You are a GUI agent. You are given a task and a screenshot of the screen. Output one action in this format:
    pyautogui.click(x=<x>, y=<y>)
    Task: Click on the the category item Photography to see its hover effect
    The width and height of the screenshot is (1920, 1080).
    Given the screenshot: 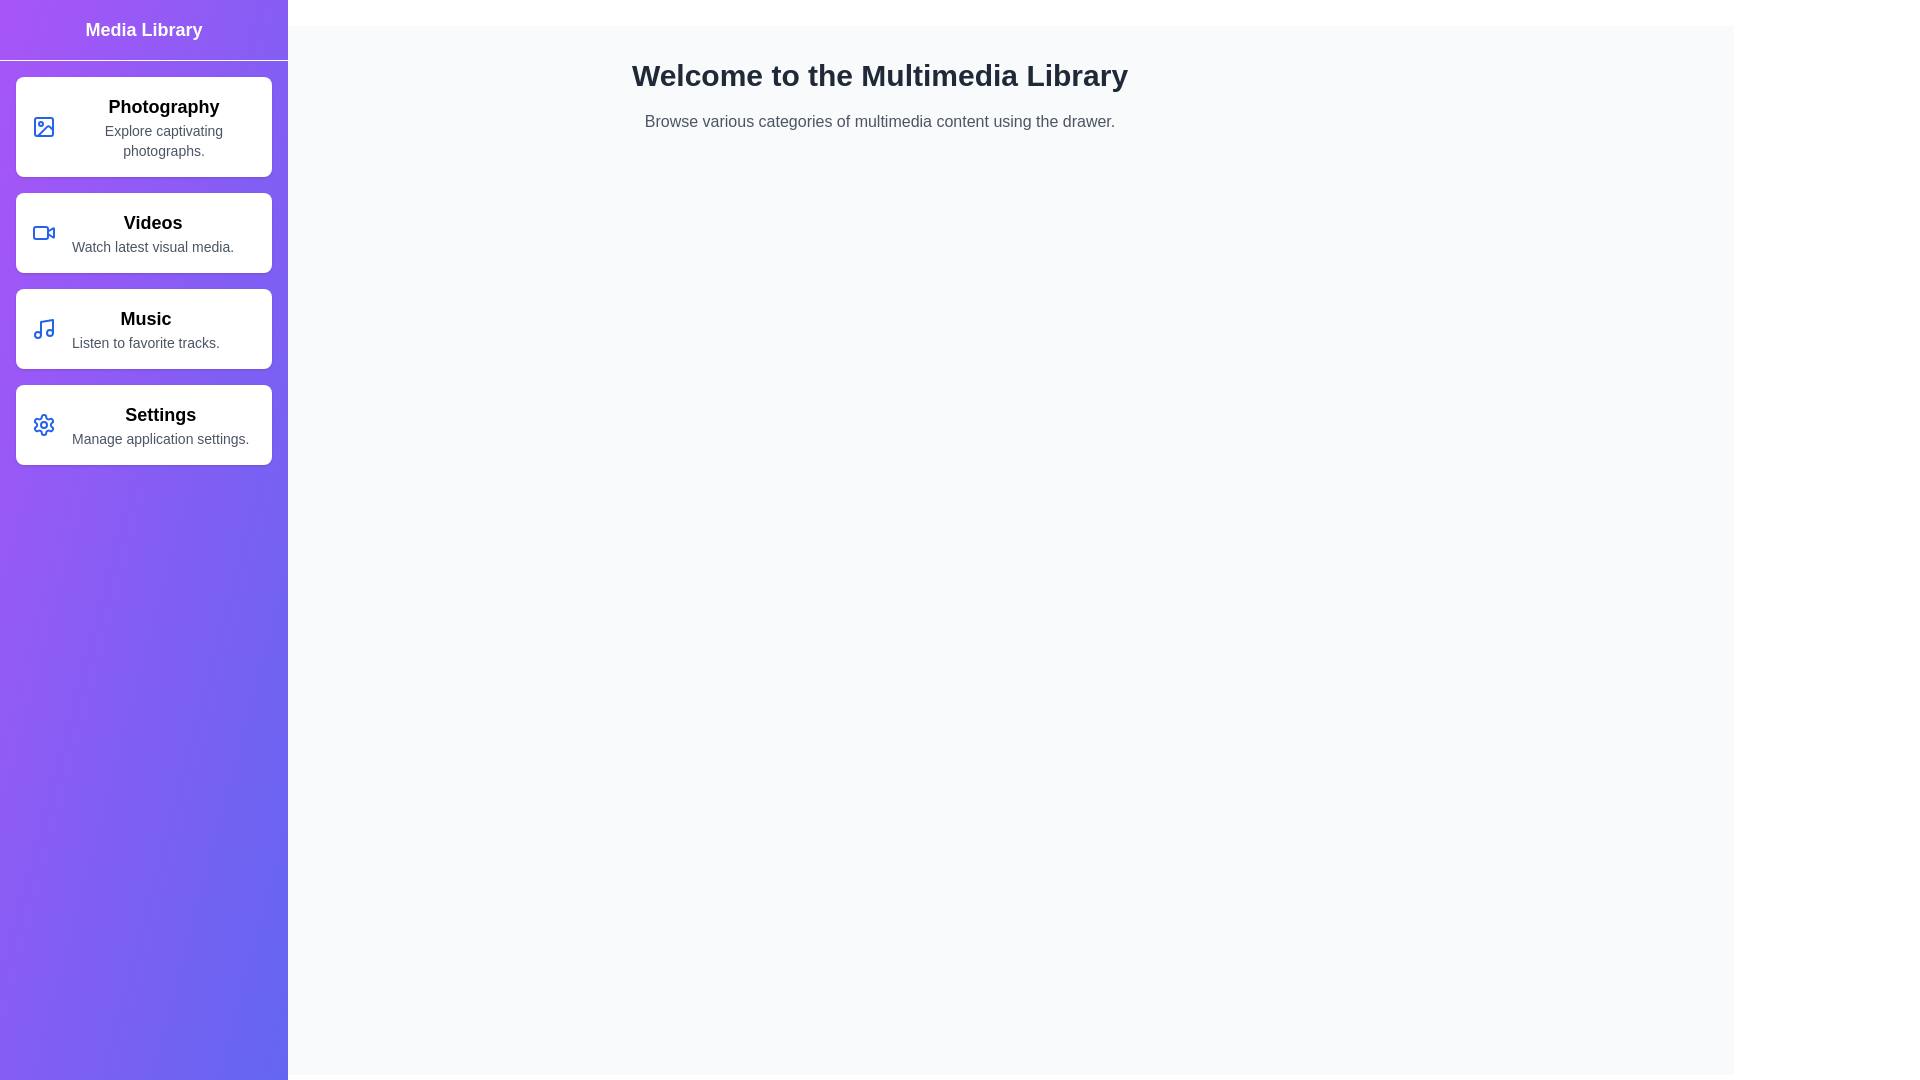 What is the action you would take?
    pyautogui.click(x=143, y=127)
    